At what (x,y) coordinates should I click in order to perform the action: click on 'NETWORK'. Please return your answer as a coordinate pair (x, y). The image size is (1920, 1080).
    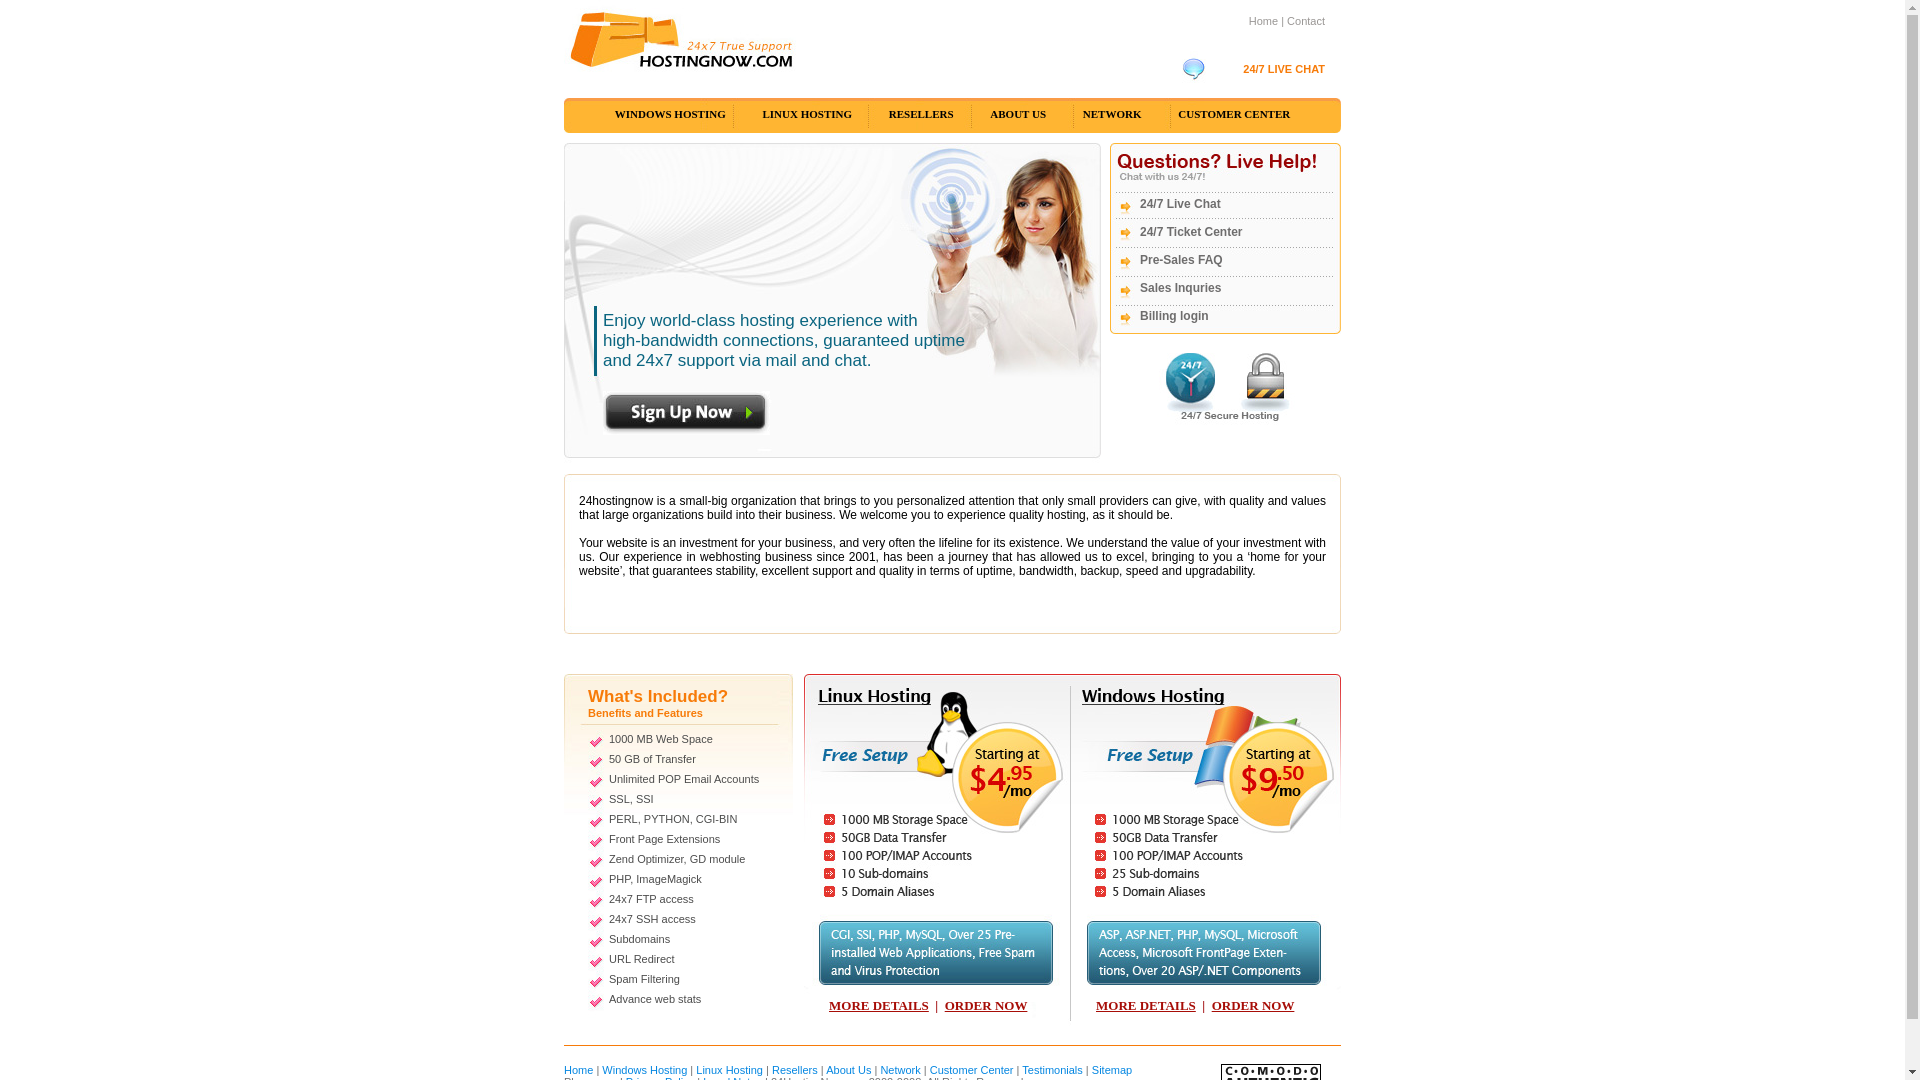
    Looking at the image, I should click on (1111, 114).